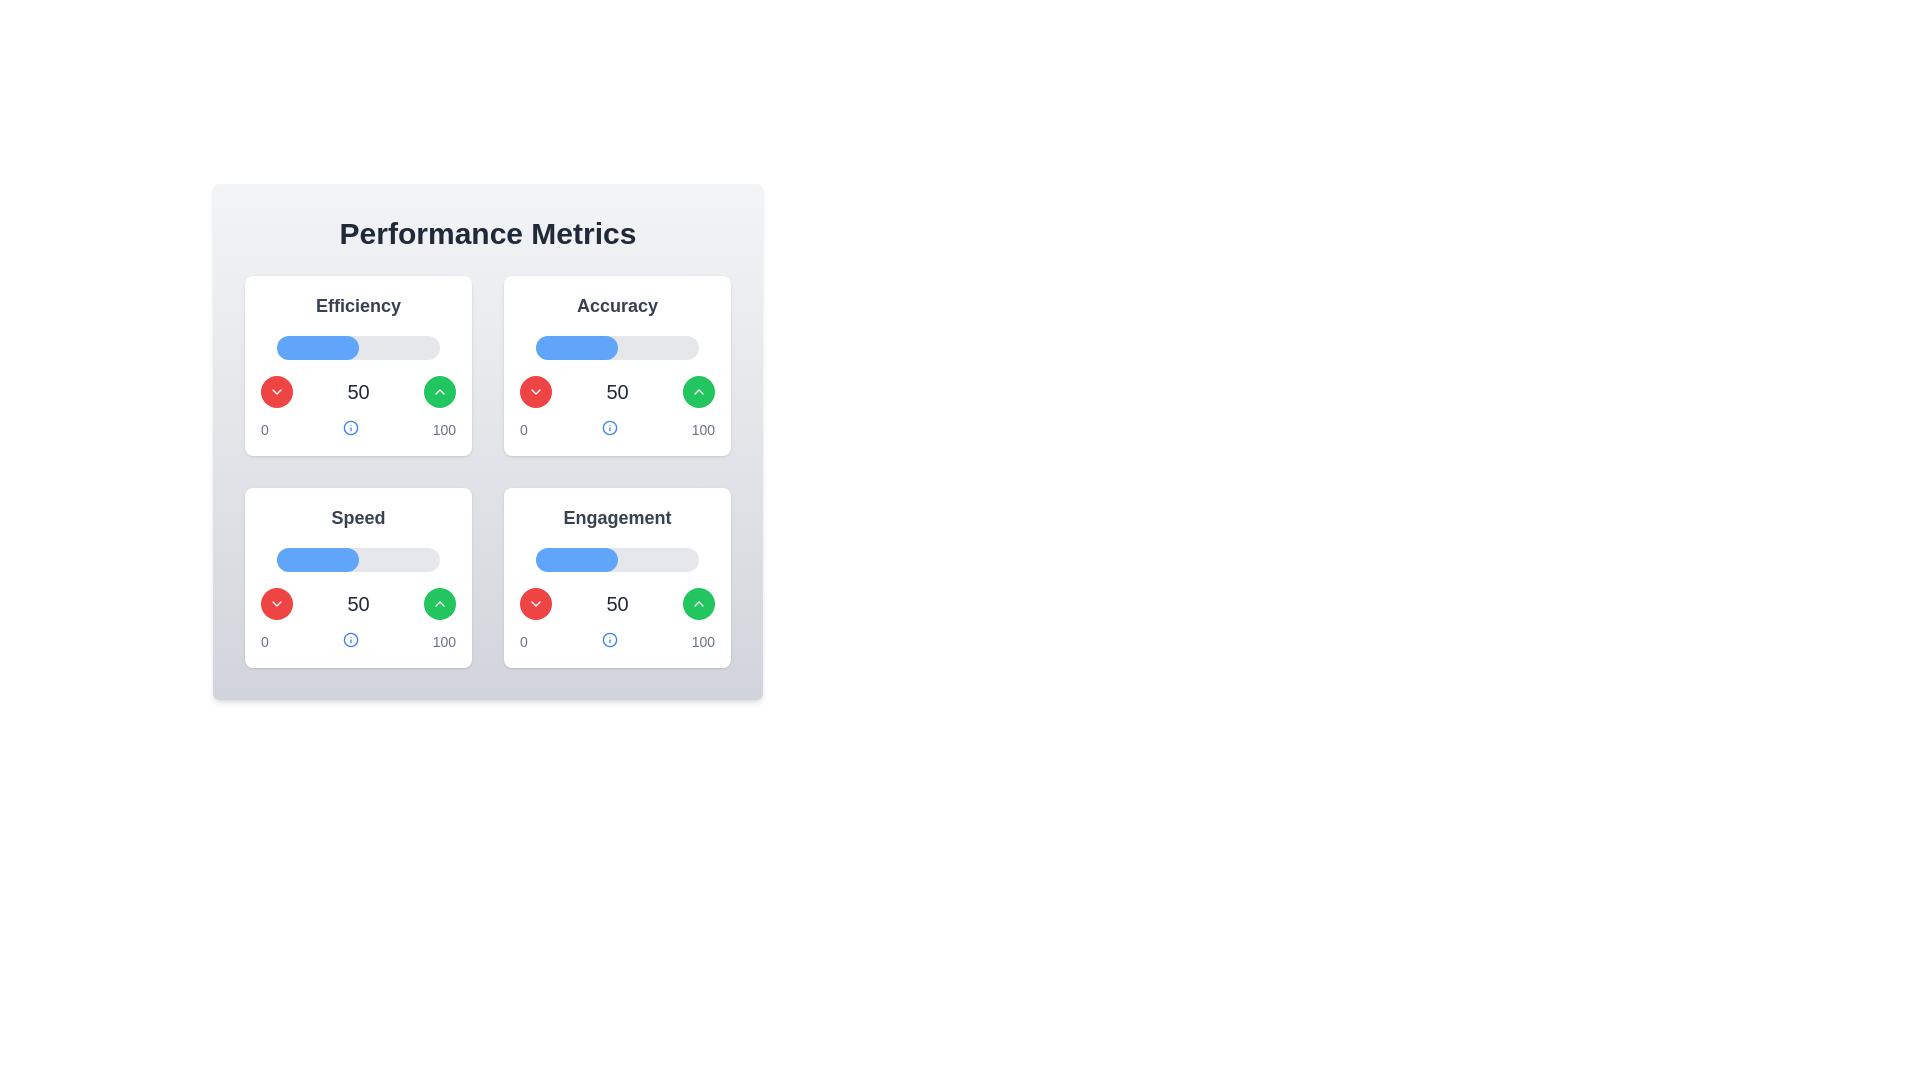 This screenshot has width=1920, height=1080. I want to click on the downward chevron icon embedded inside the red circular button, so click(276, 603).